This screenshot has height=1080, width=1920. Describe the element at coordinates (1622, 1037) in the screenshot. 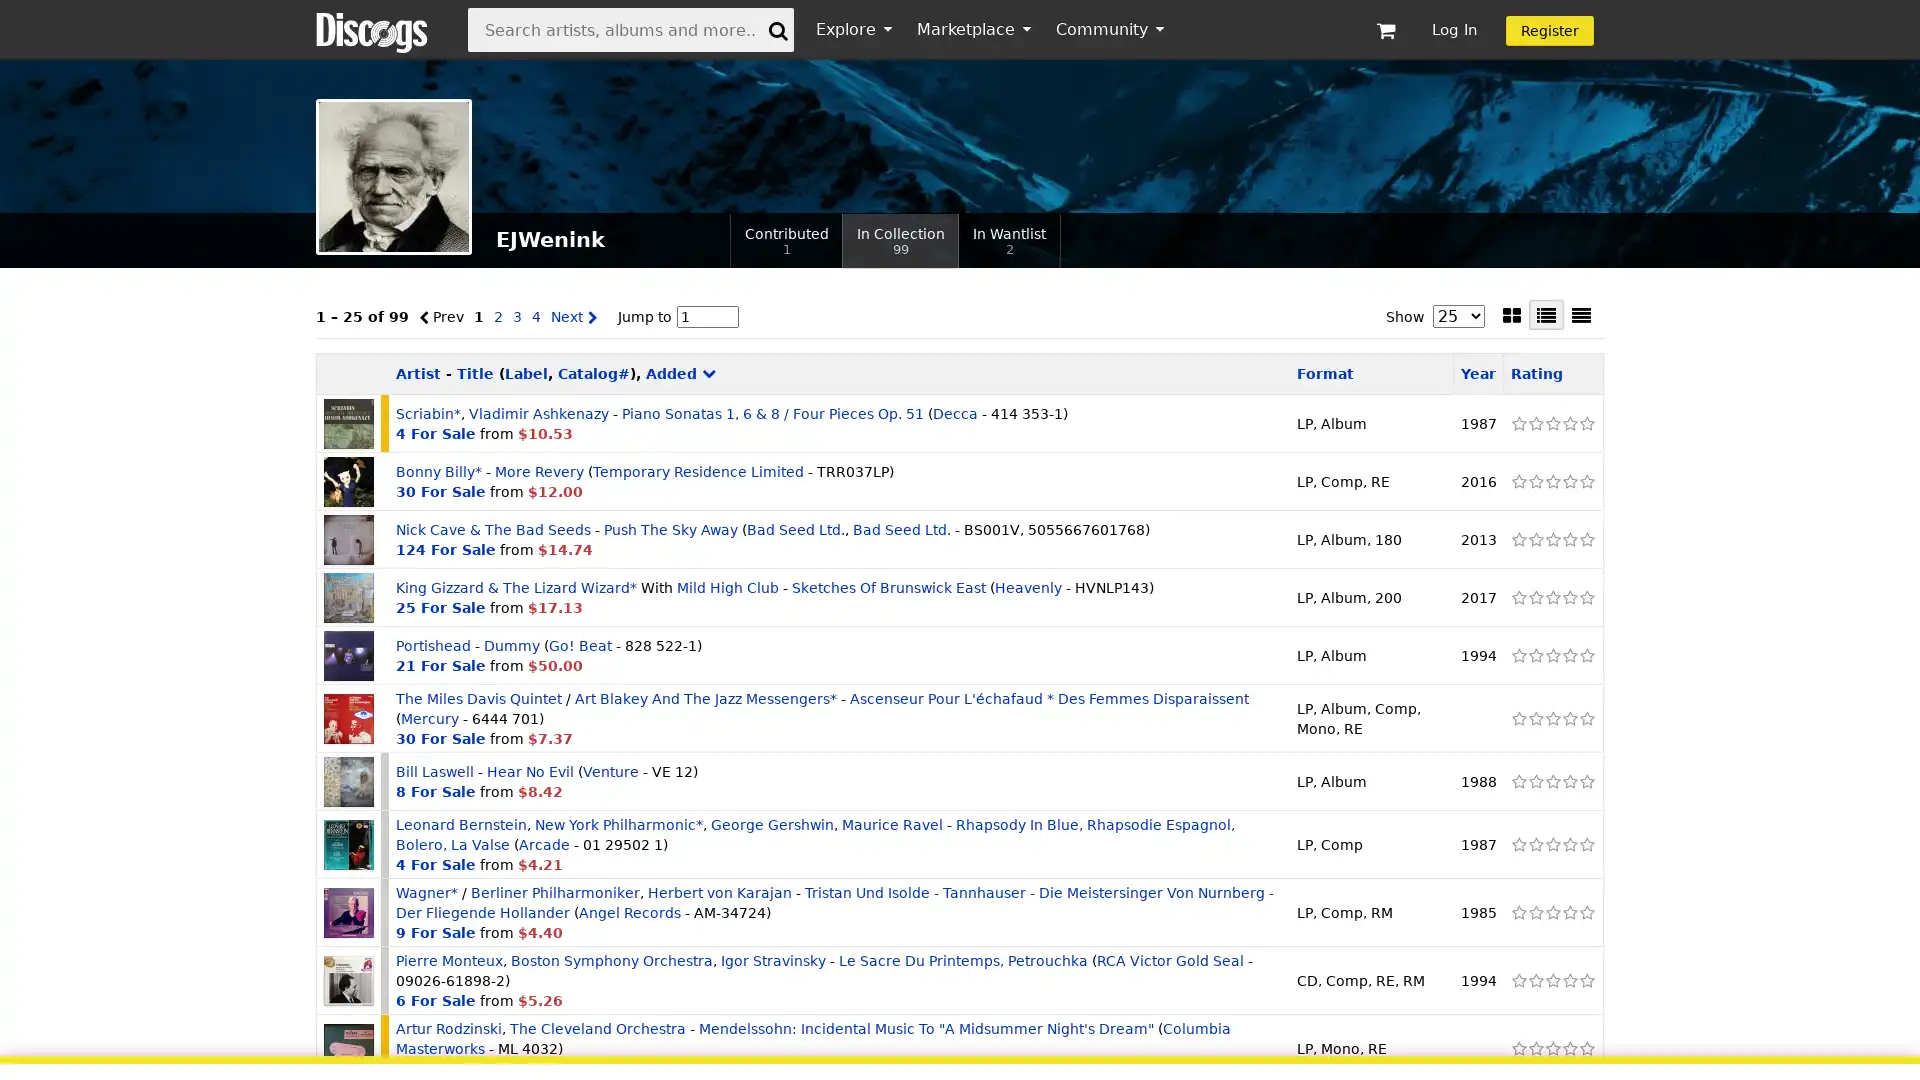

I see `Allow All Cookies` at that location.